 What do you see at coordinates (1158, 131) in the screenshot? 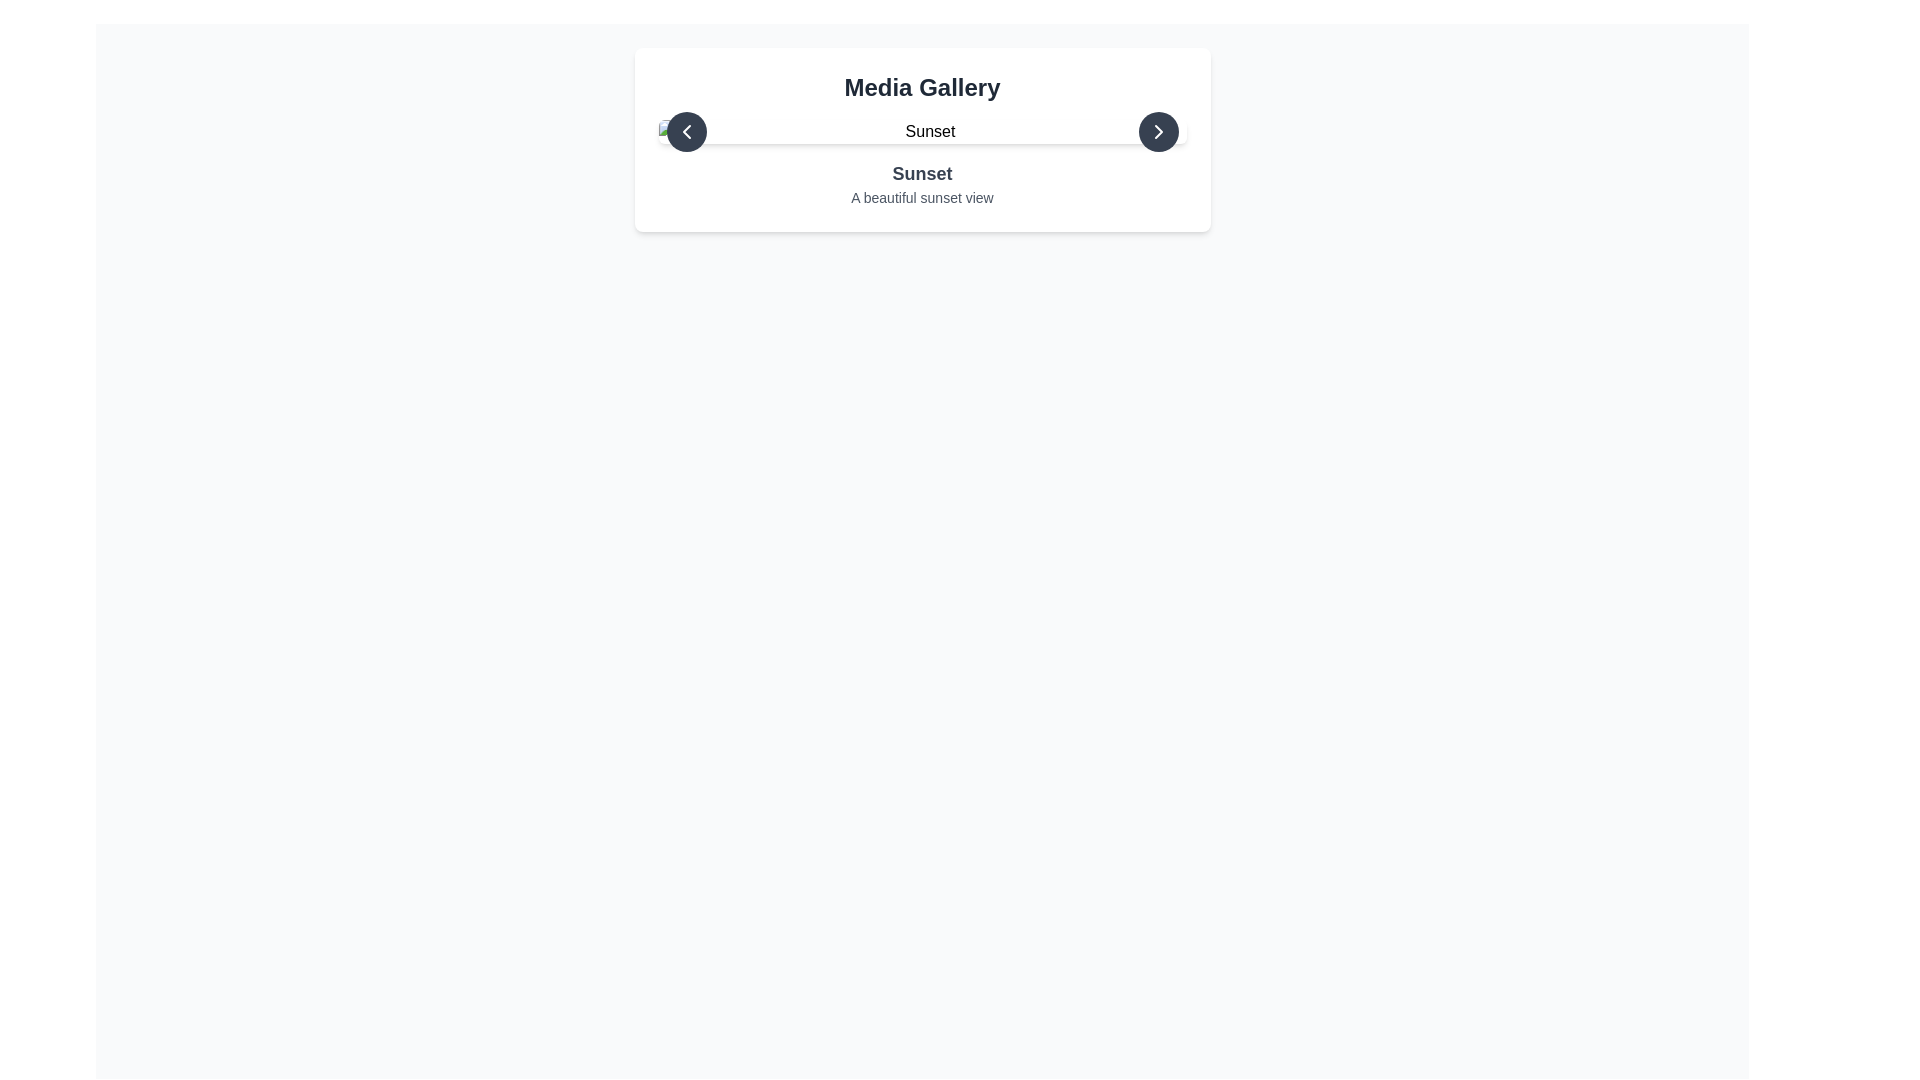
I see `the right chevron icon inside the circular dark gray button for carousel navigation in the Media Gallery section` at bounding box center [1158, 131].